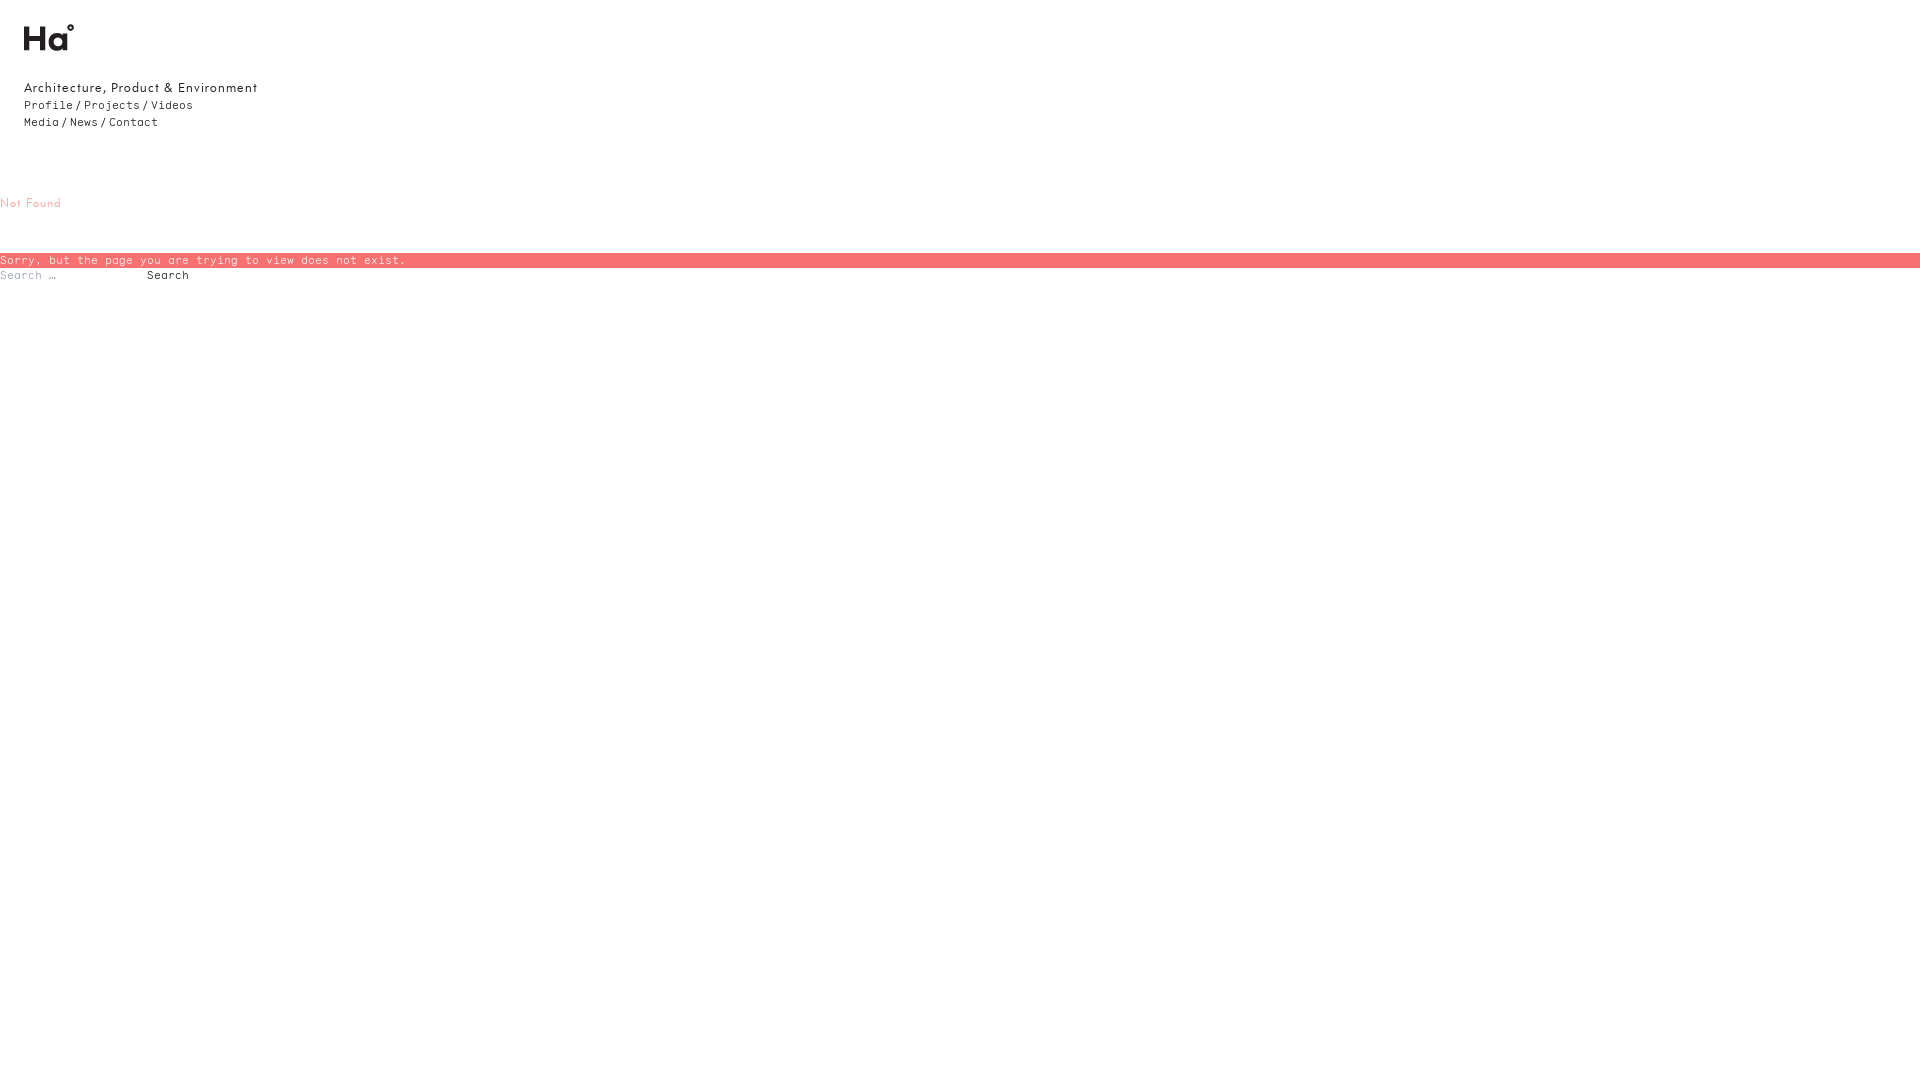 Image resolution: width=1920 pixels, height=1080 pixels. I want to click on 'Search', so click(168, 275).